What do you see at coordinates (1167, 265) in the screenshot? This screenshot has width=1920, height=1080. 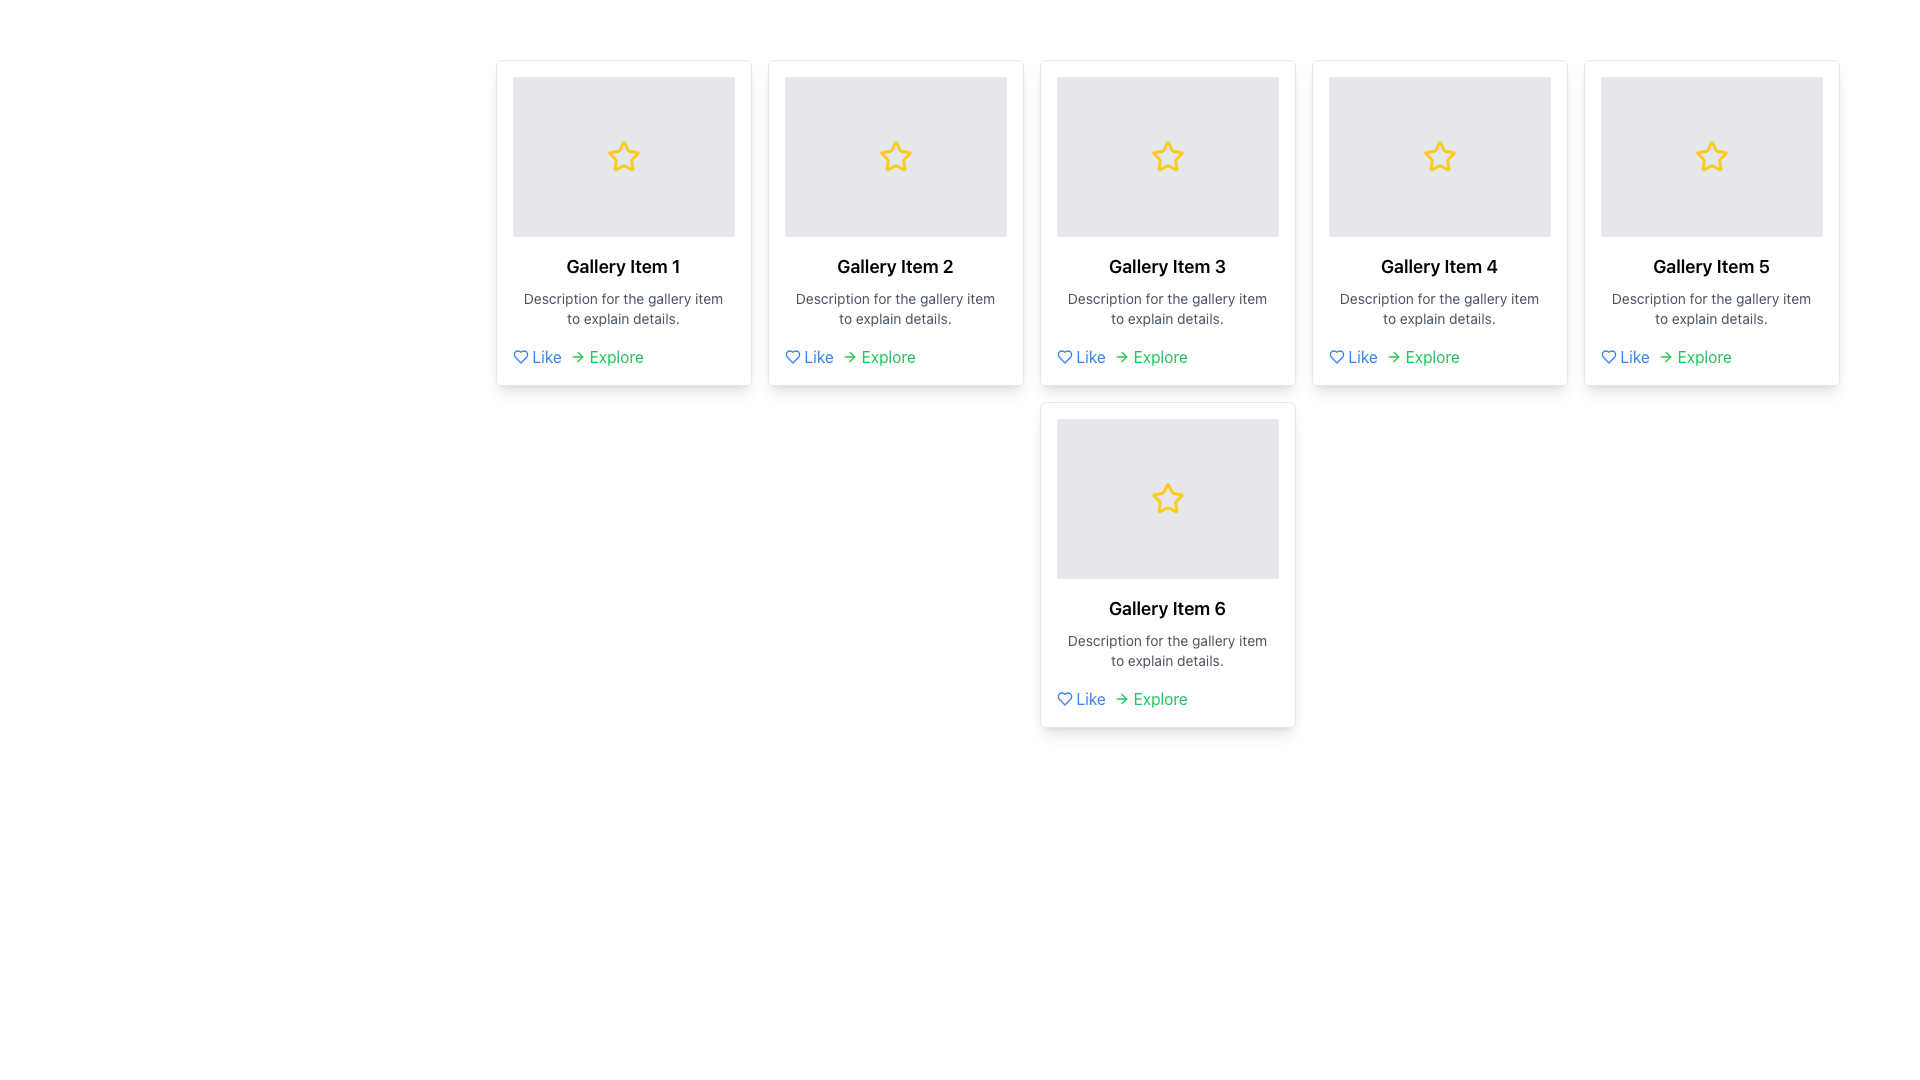 I see `the title label located in the middle card of the top row, positioned below the image placeholder` at bounding box center [1167, 265].